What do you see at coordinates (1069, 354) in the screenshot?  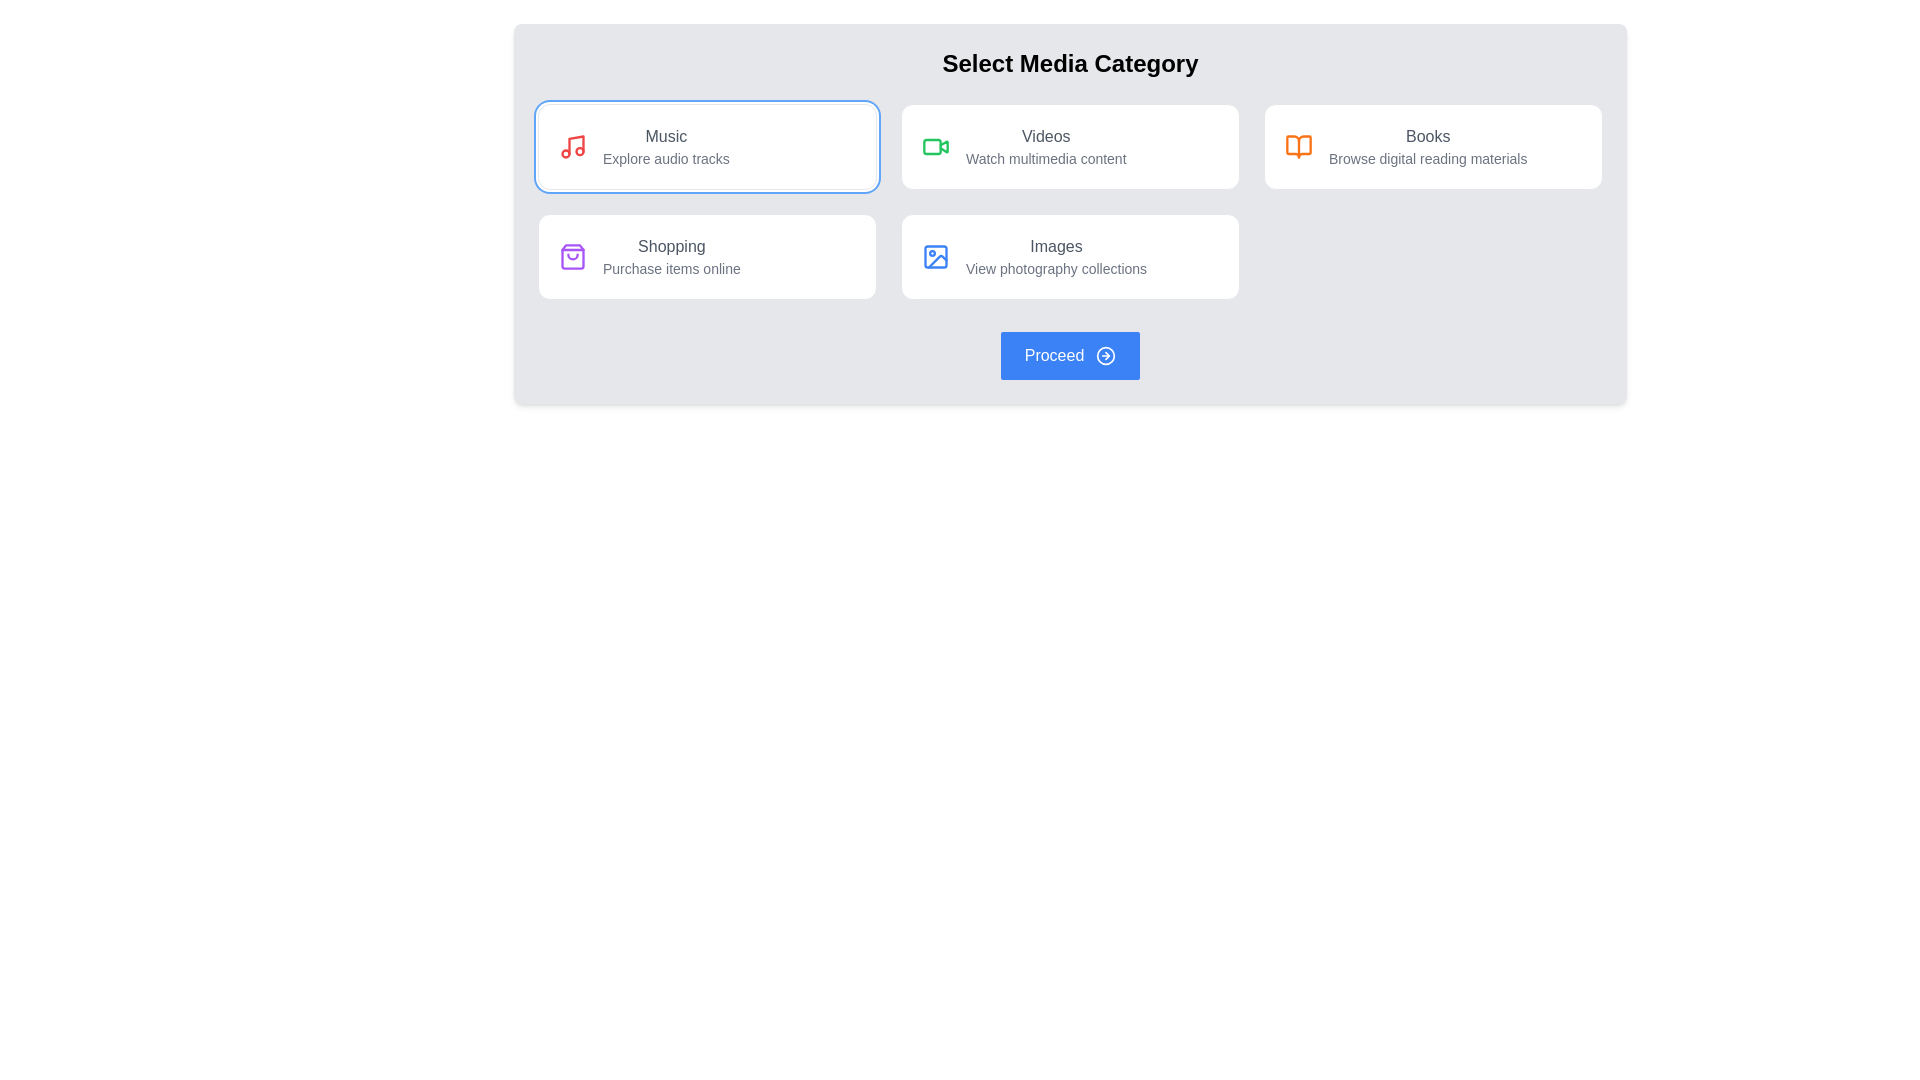 I see `the interactive button located at the bottom center of the interface to observe its hover effects before proceeding` at bounding box center [1069, 354].